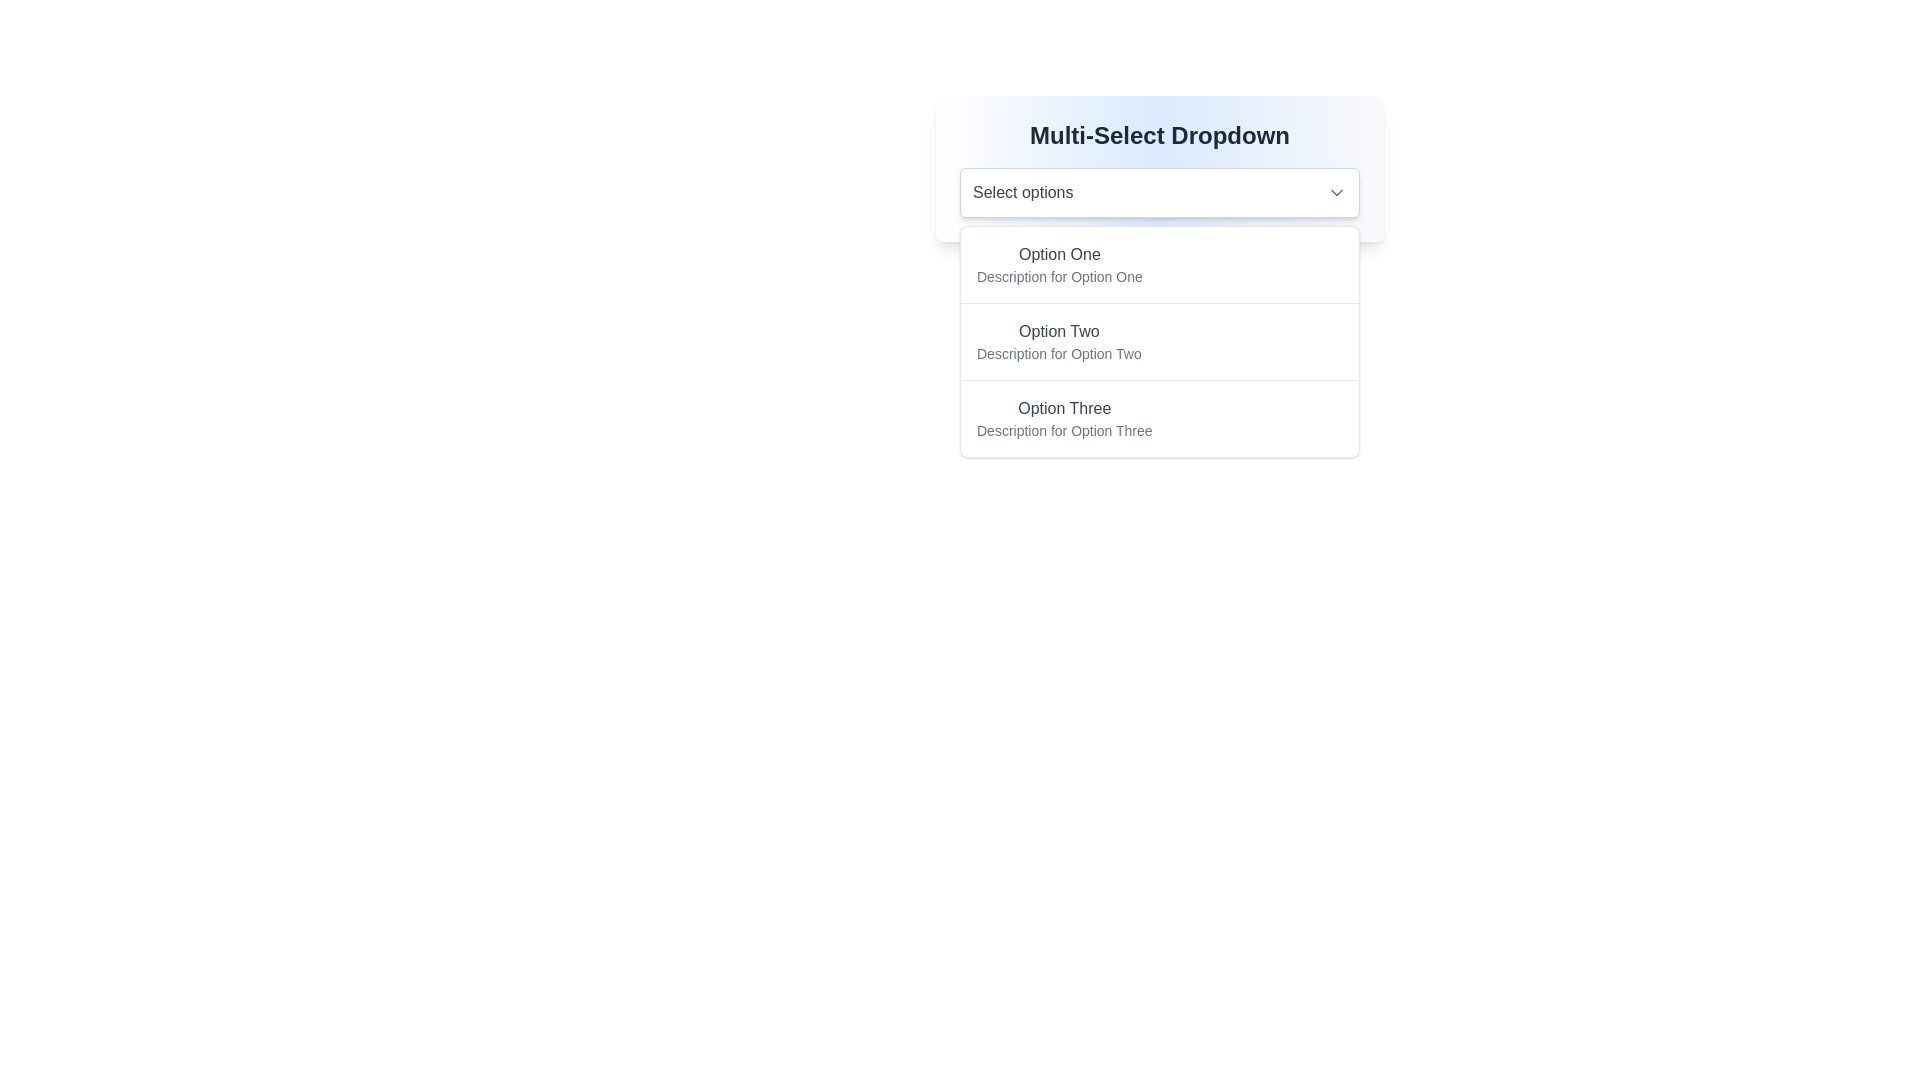 The image size is (1920, 1080). I want to click on the first option in the dropdown menu, so click(1058, 264).